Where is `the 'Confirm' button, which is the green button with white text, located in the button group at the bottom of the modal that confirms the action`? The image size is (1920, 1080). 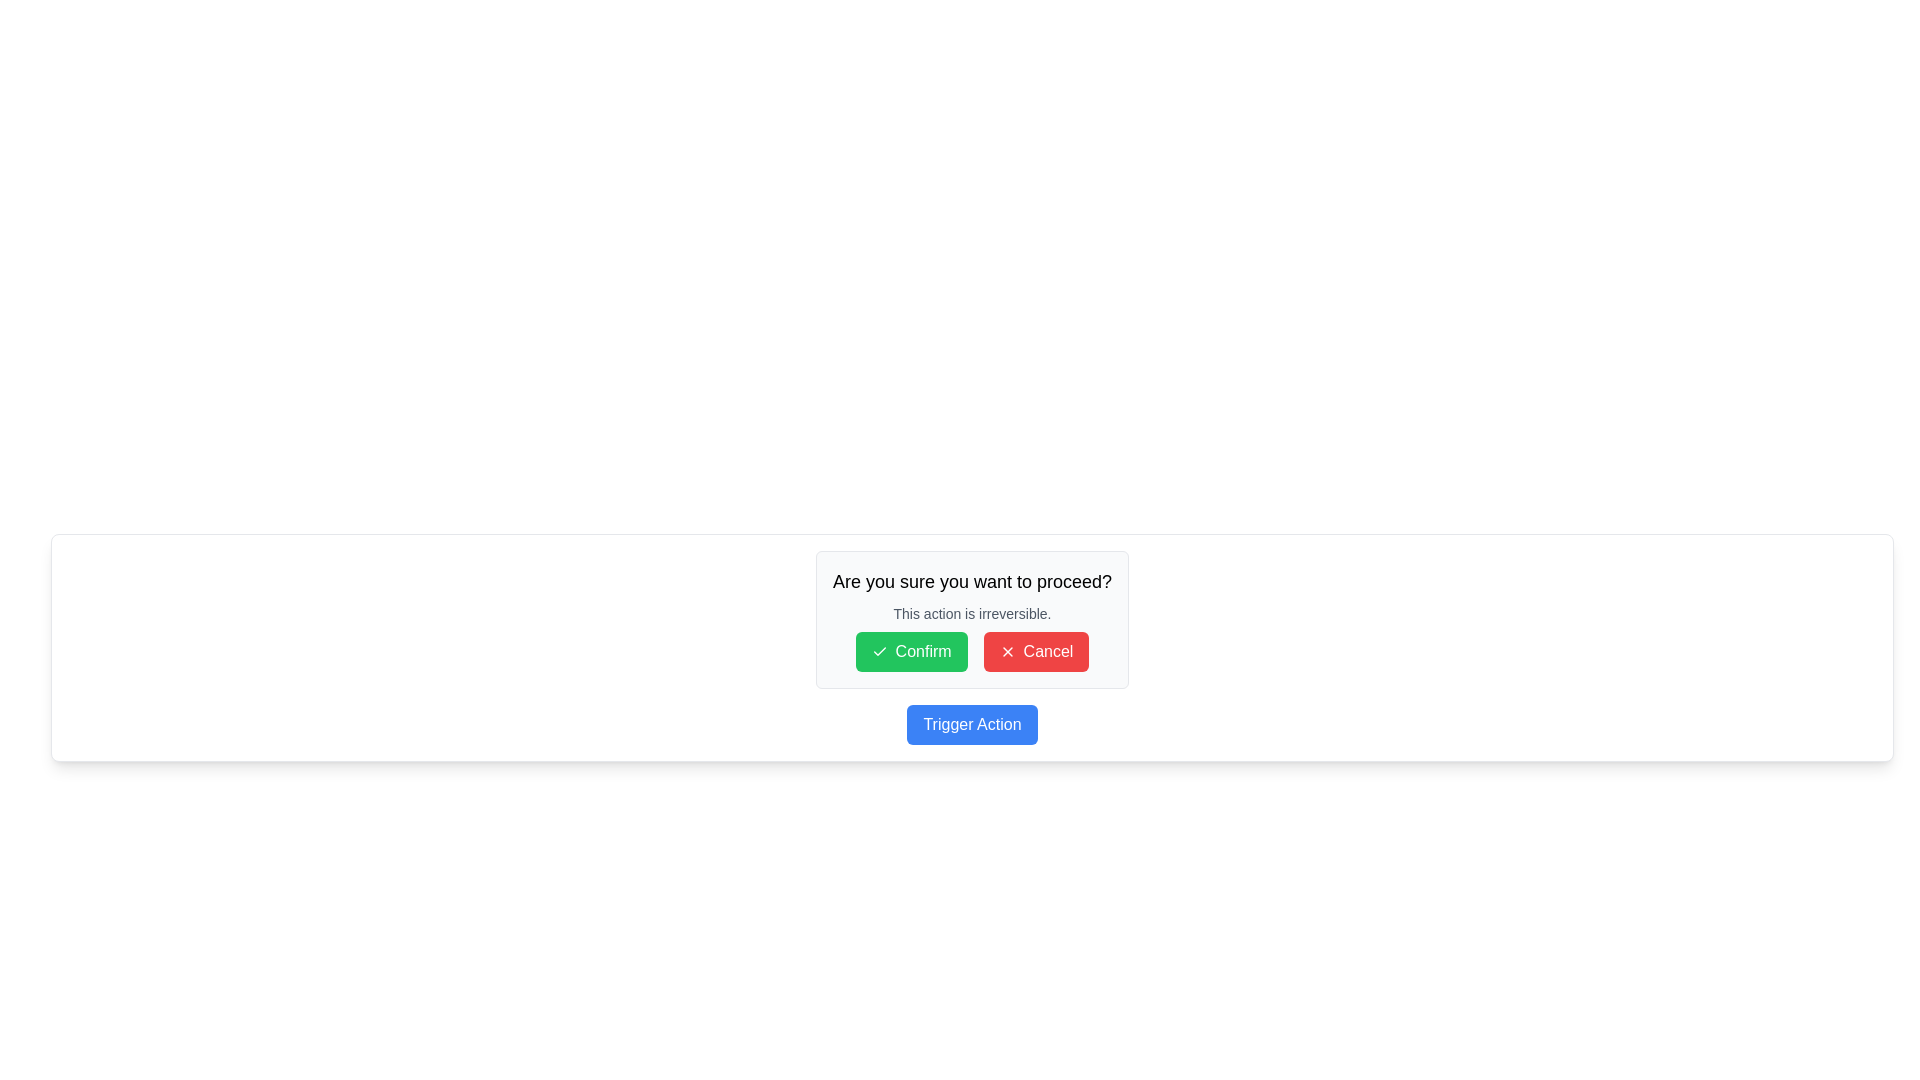
the 'Confirm' button, which is the green button with white text, located in the button group at the bottom of the modal that confirms the action is located at coordinates (972, 651).